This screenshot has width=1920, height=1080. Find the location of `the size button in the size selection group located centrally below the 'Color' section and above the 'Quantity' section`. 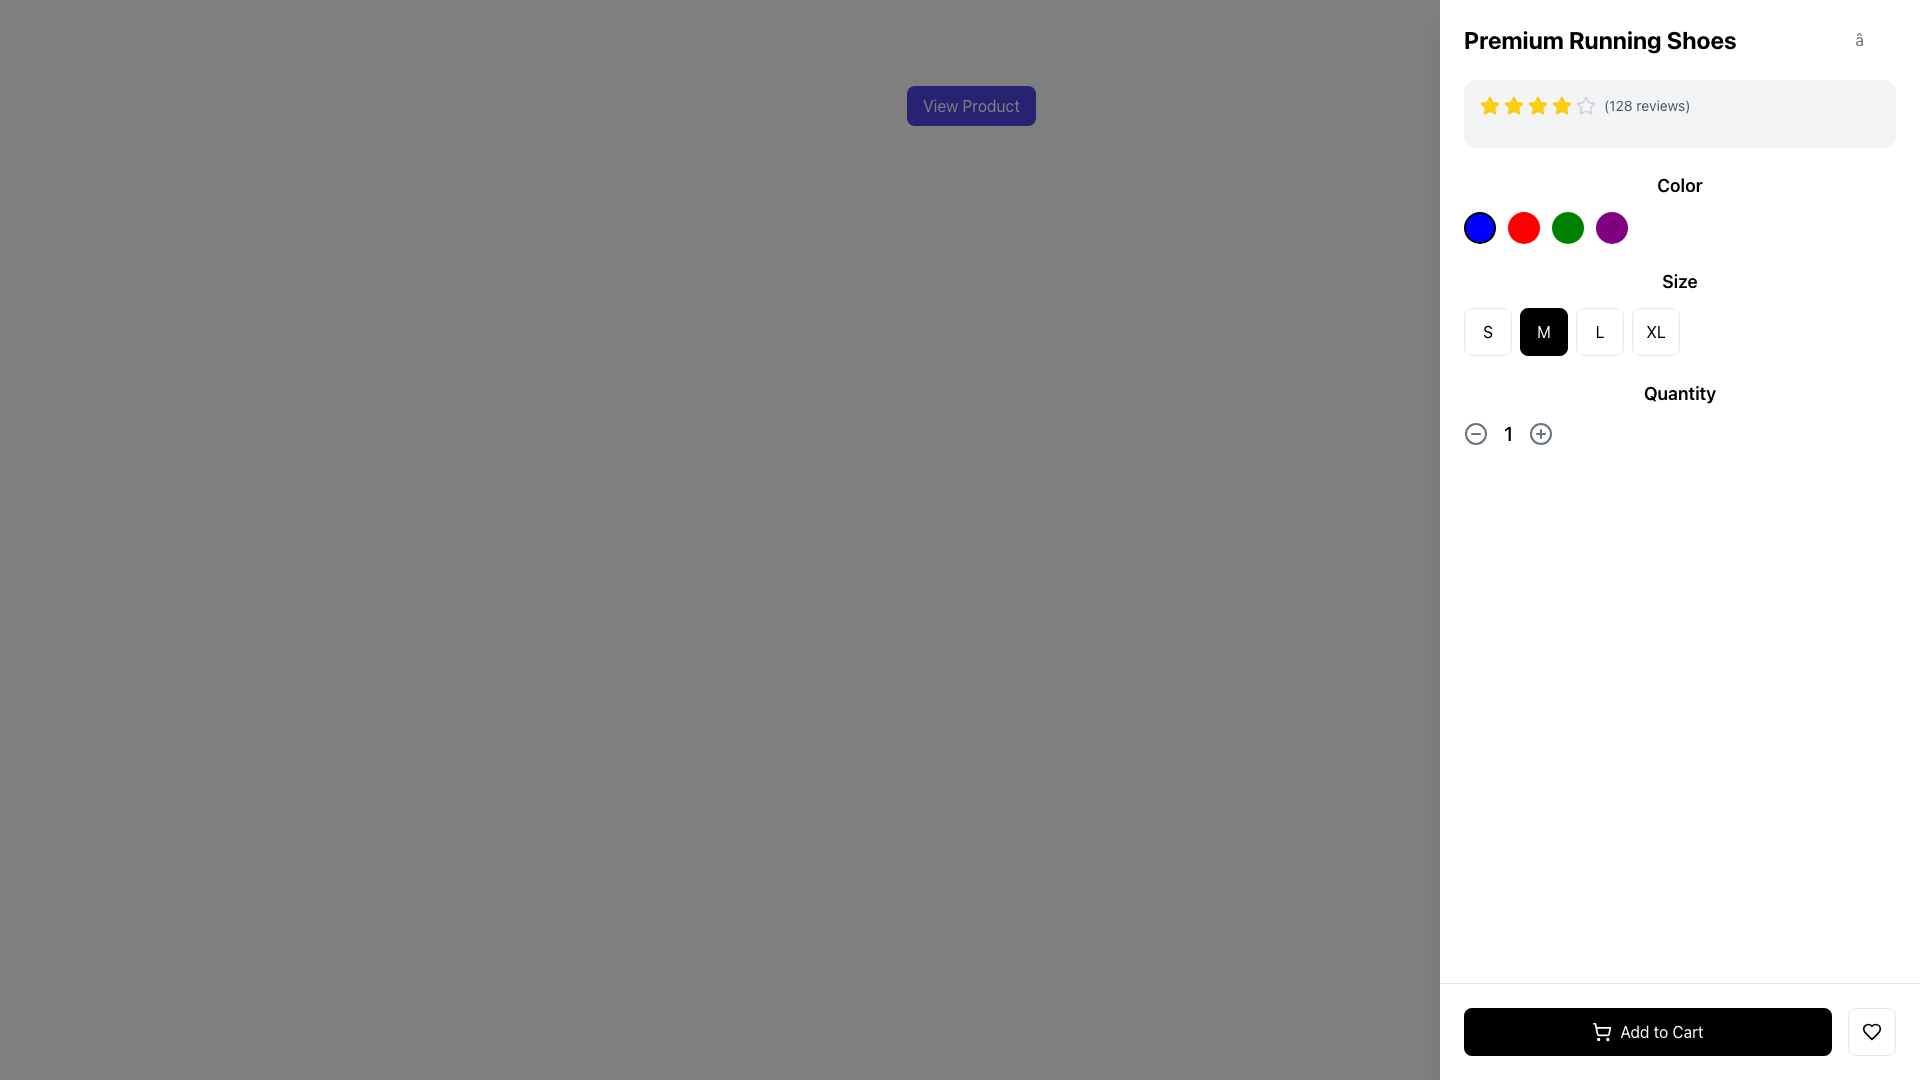

the size button in the size selection group located centrally below the 'Color' section and above the 'Quantity' section is located at coordinates (1680, 312).